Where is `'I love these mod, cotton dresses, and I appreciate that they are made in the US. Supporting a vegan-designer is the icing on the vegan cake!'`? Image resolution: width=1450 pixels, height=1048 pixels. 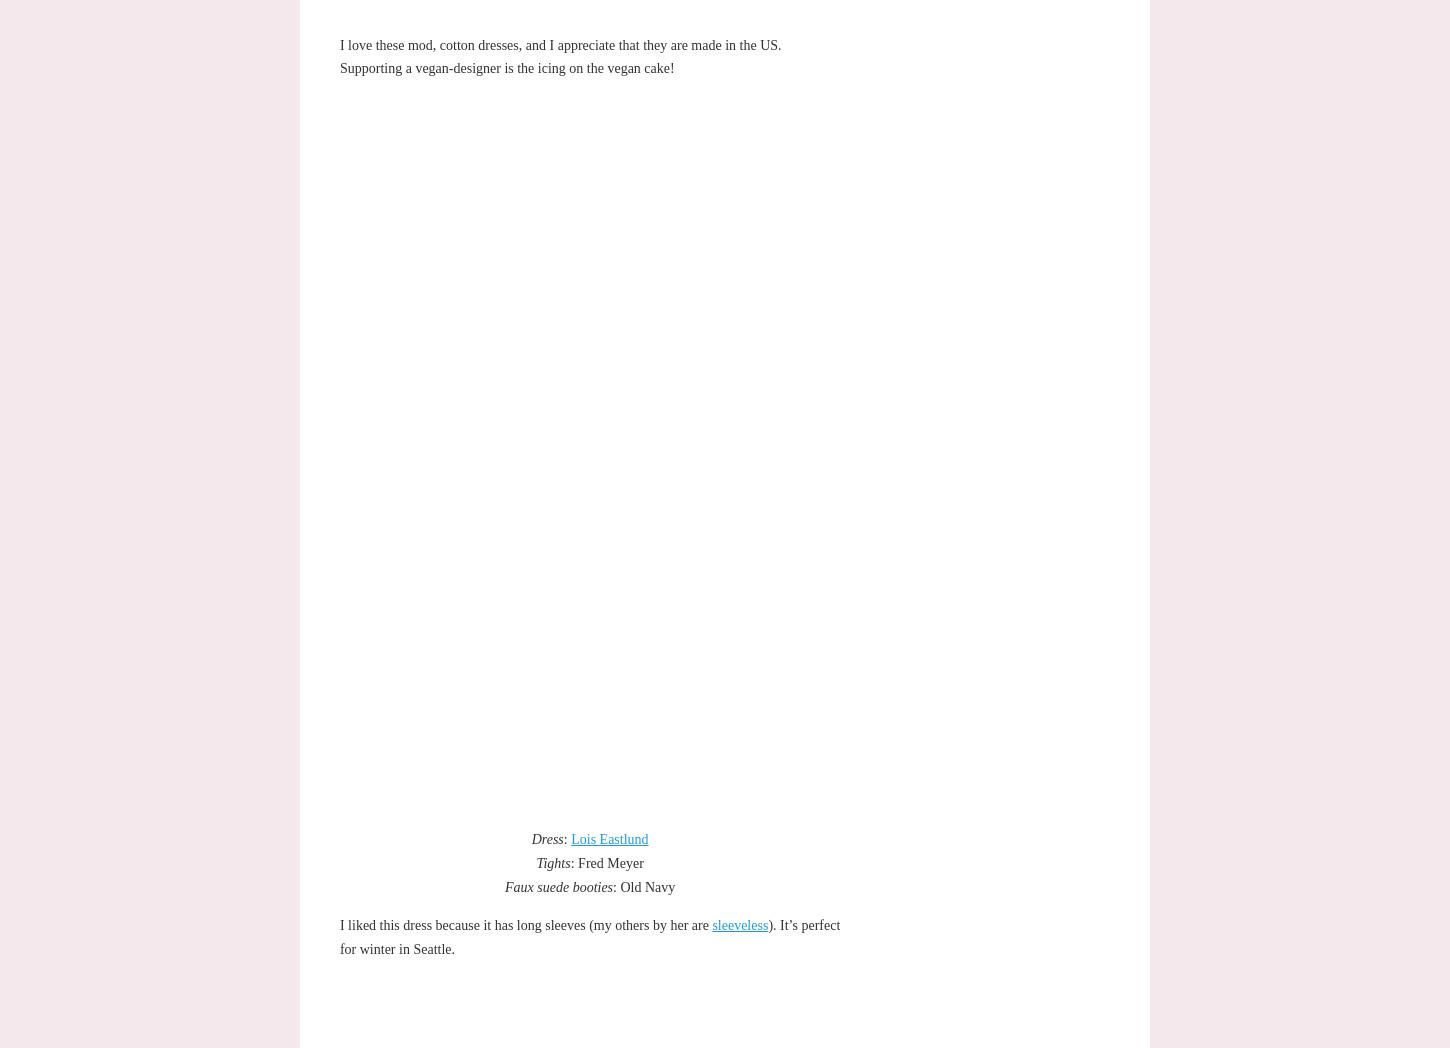
'I love these mod, cotton dresses, and I appreciate that they are made in the US. Supporting a vegan-designer is the icing on the vegan cake!' is located at coordinates (339, 56).